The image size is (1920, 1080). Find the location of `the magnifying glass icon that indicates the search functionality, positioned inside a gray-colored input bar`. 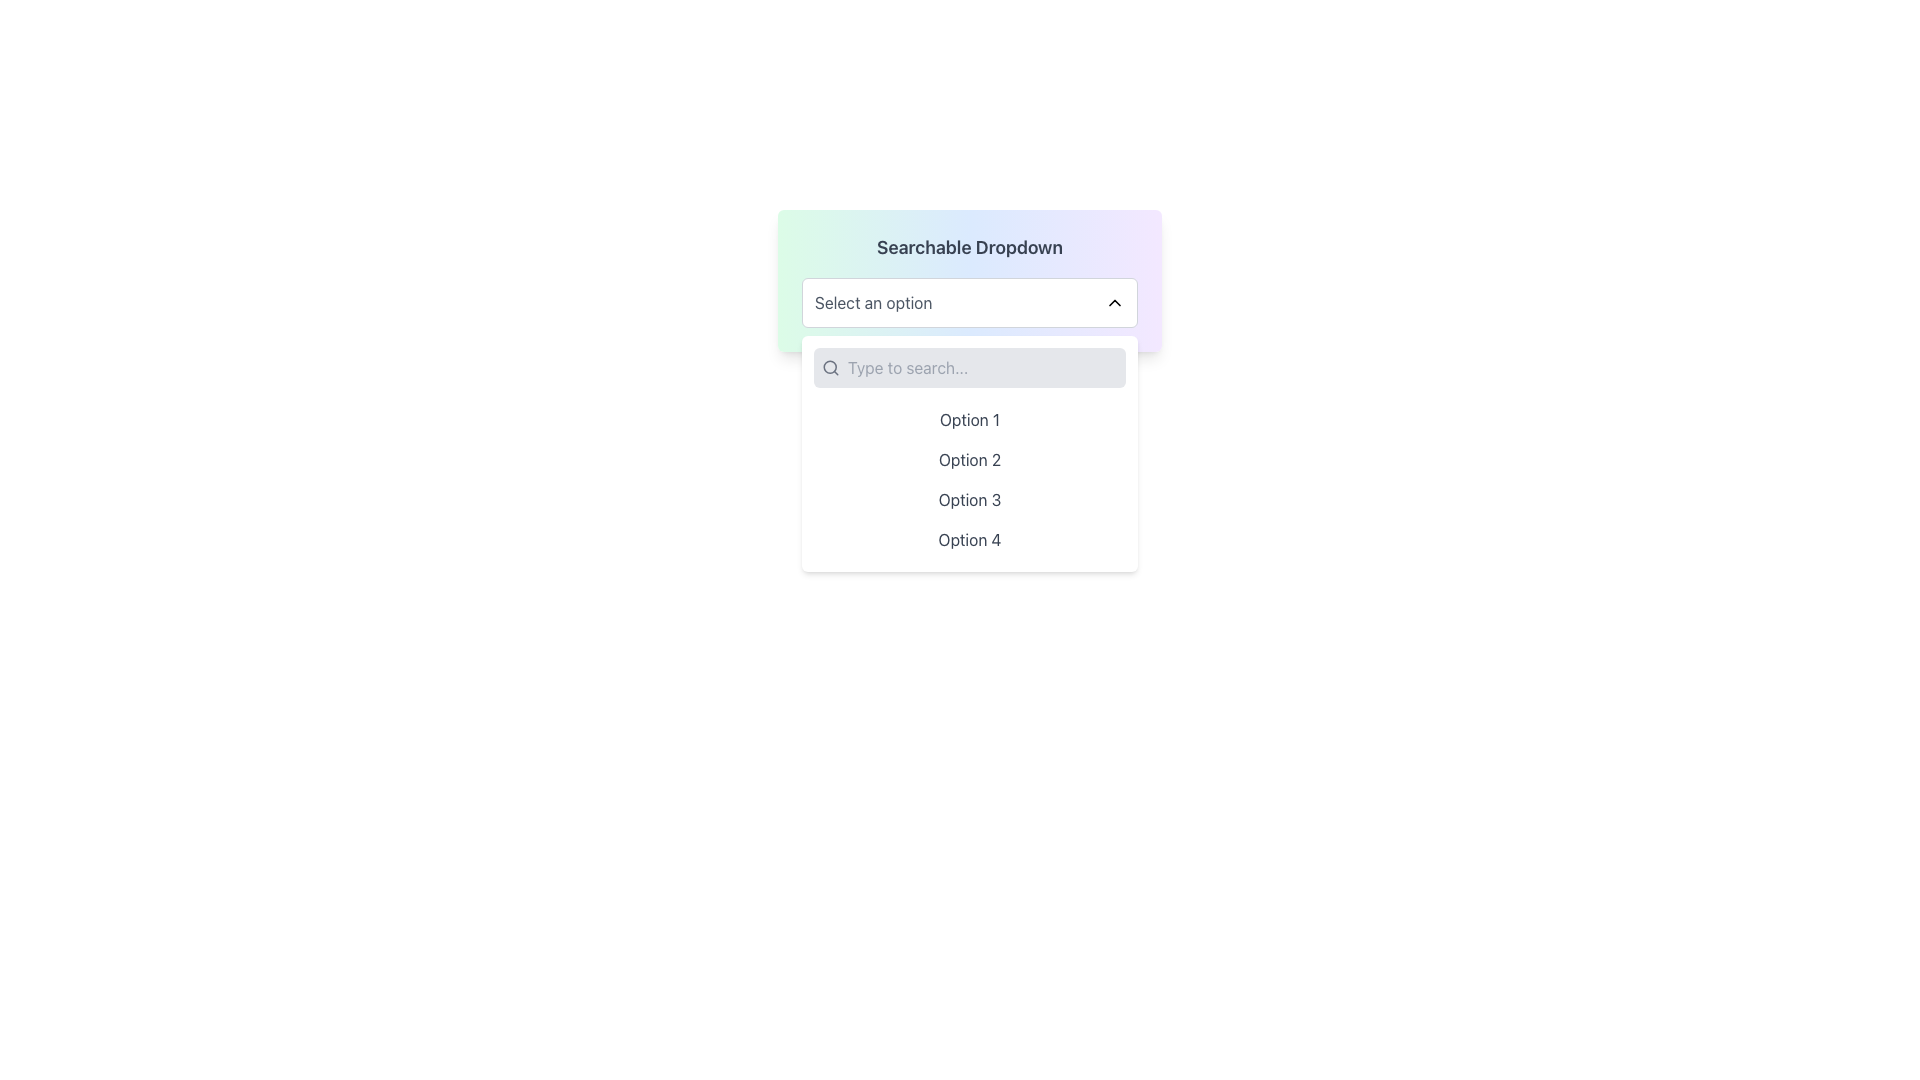

the magnifying glass icon that indicates the search functionality, positioned inside a gray-colored input bar is located at coordinates (830, 367).